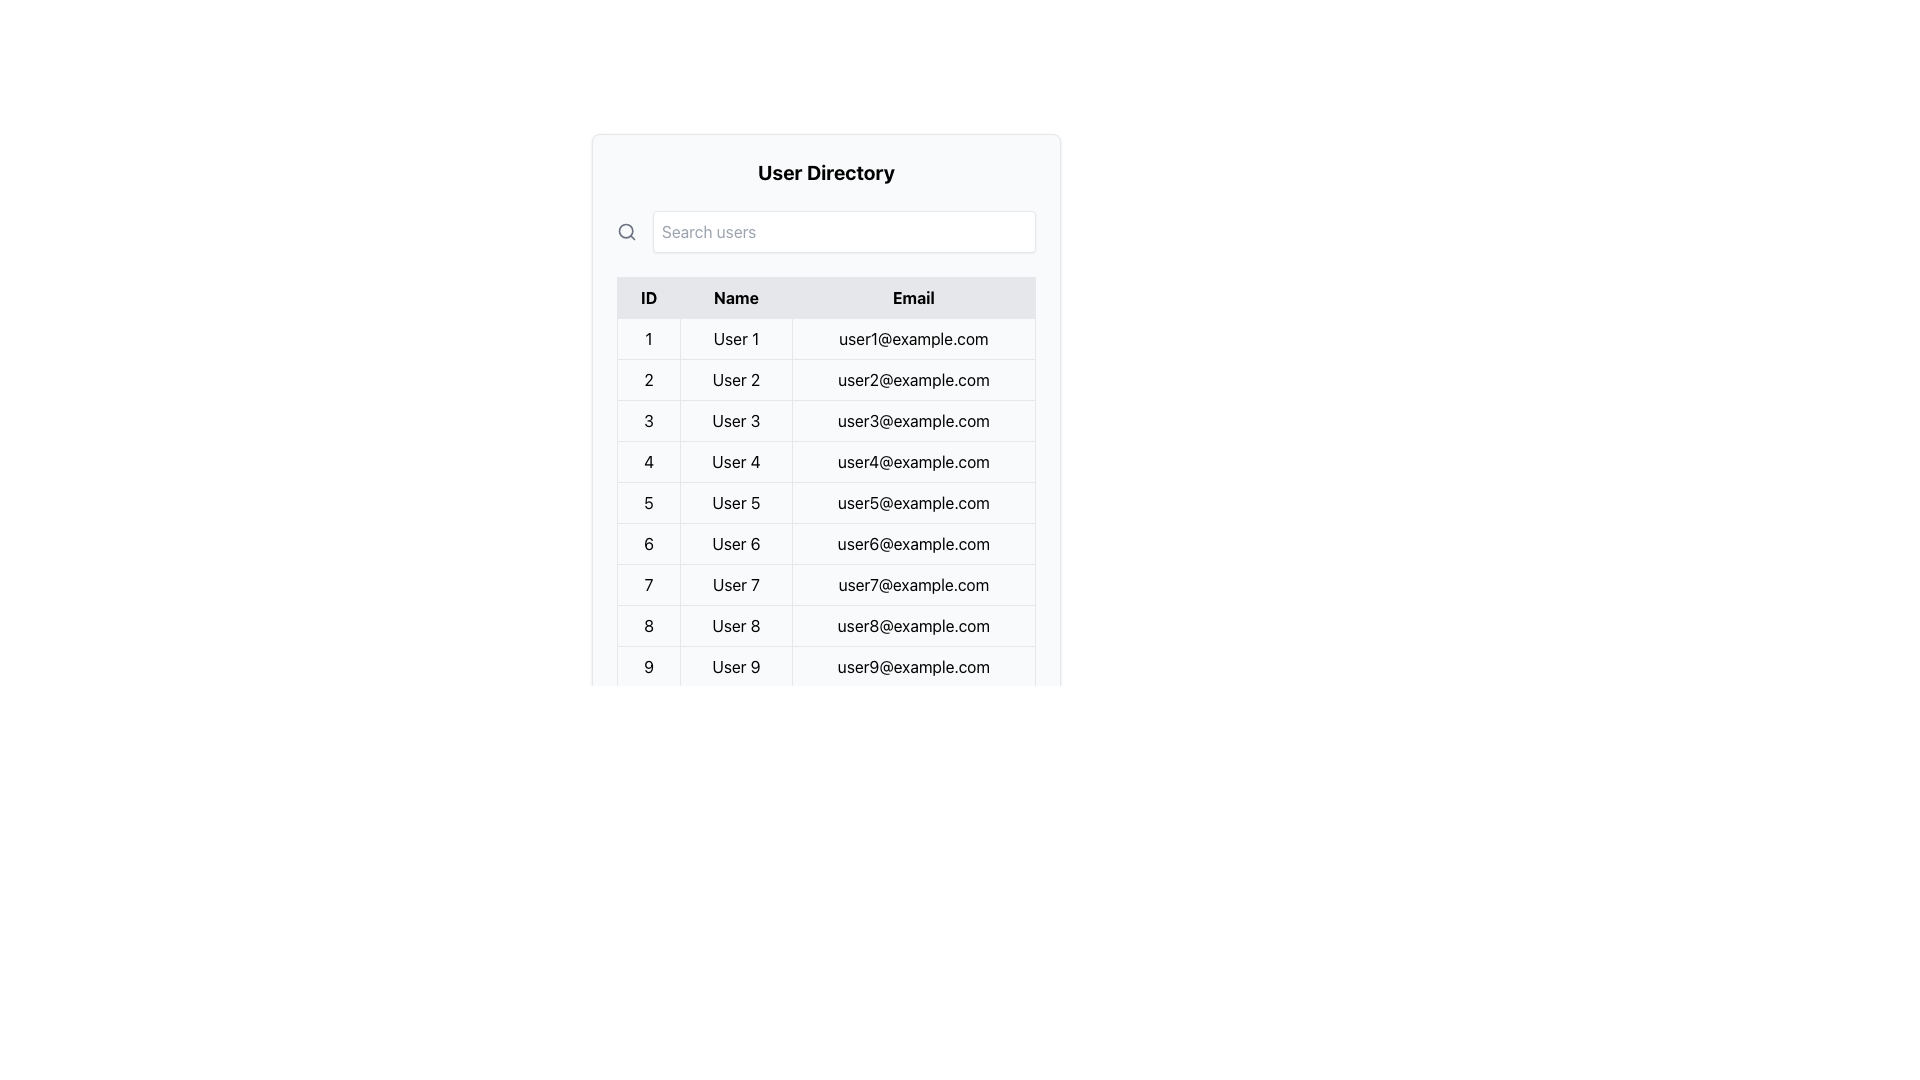 Image resolution: width=1920 pixels, height=1080 pixels. What do you see at coordinates (648, 419) in the screenshot?
I see `the table cell in the third row under the 'ID' column, which contains the text '3'` at bounding box center [648, 419].